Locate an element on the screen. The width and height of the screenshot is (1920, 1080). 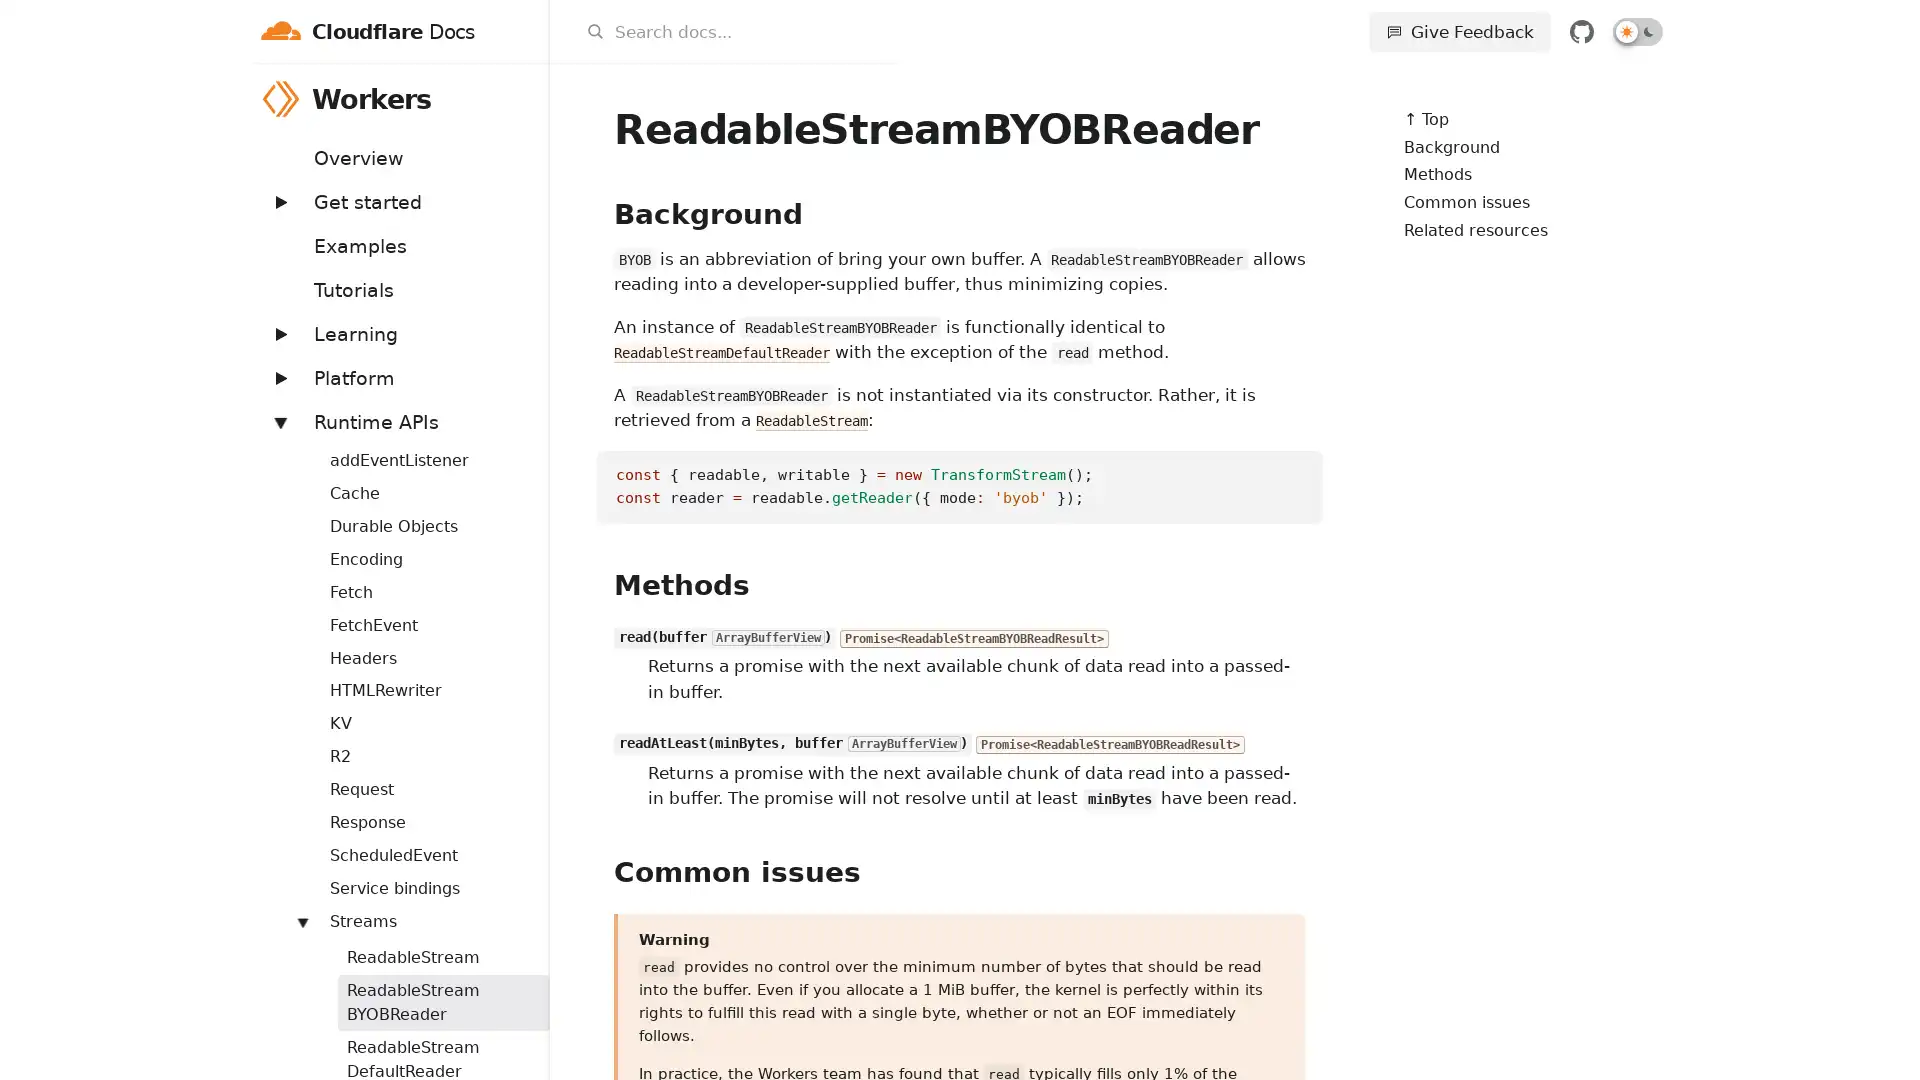
Expand: Runtime APIs is located at coordinates (278, 420).